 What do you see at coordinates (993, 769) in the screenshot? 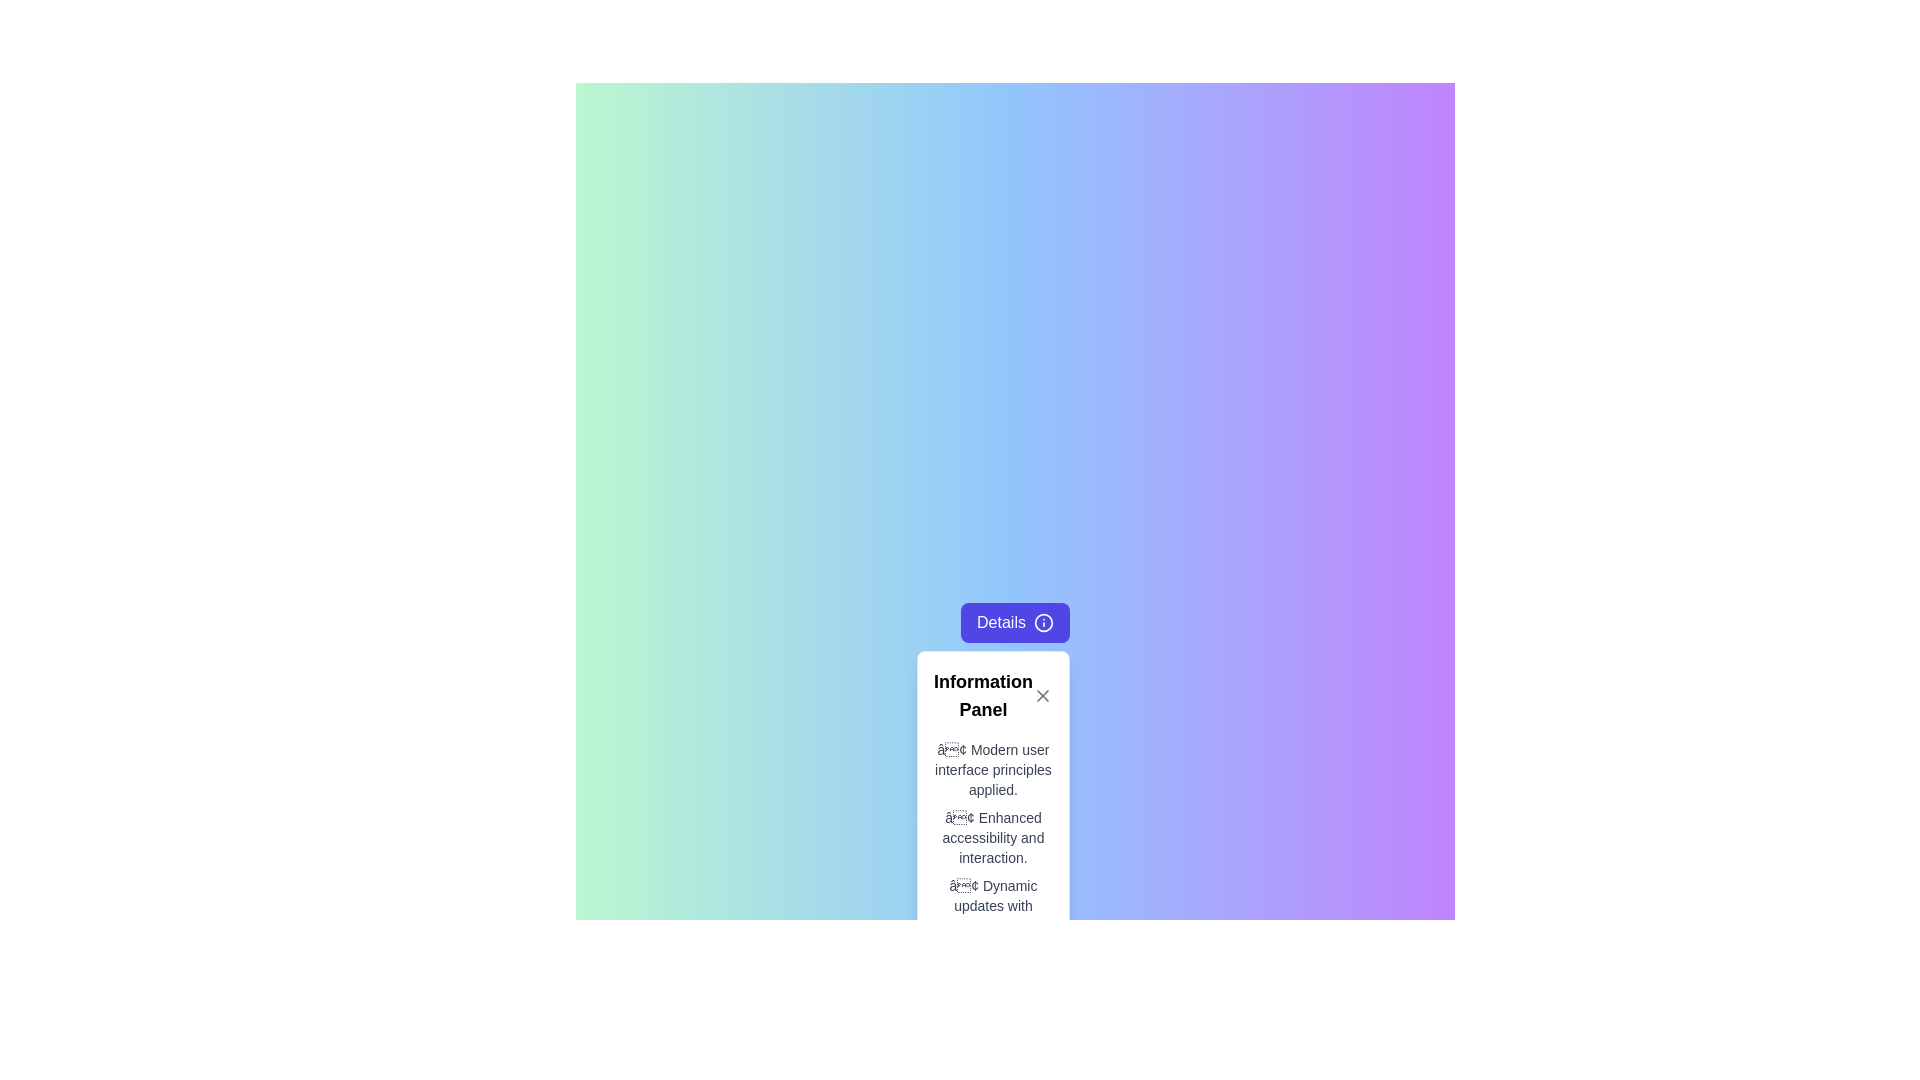
I see `the text 'Modern user interface principles applied.' which is the first bullet point in a vertical list on the Information Panel` at bounding box center [993, 769].